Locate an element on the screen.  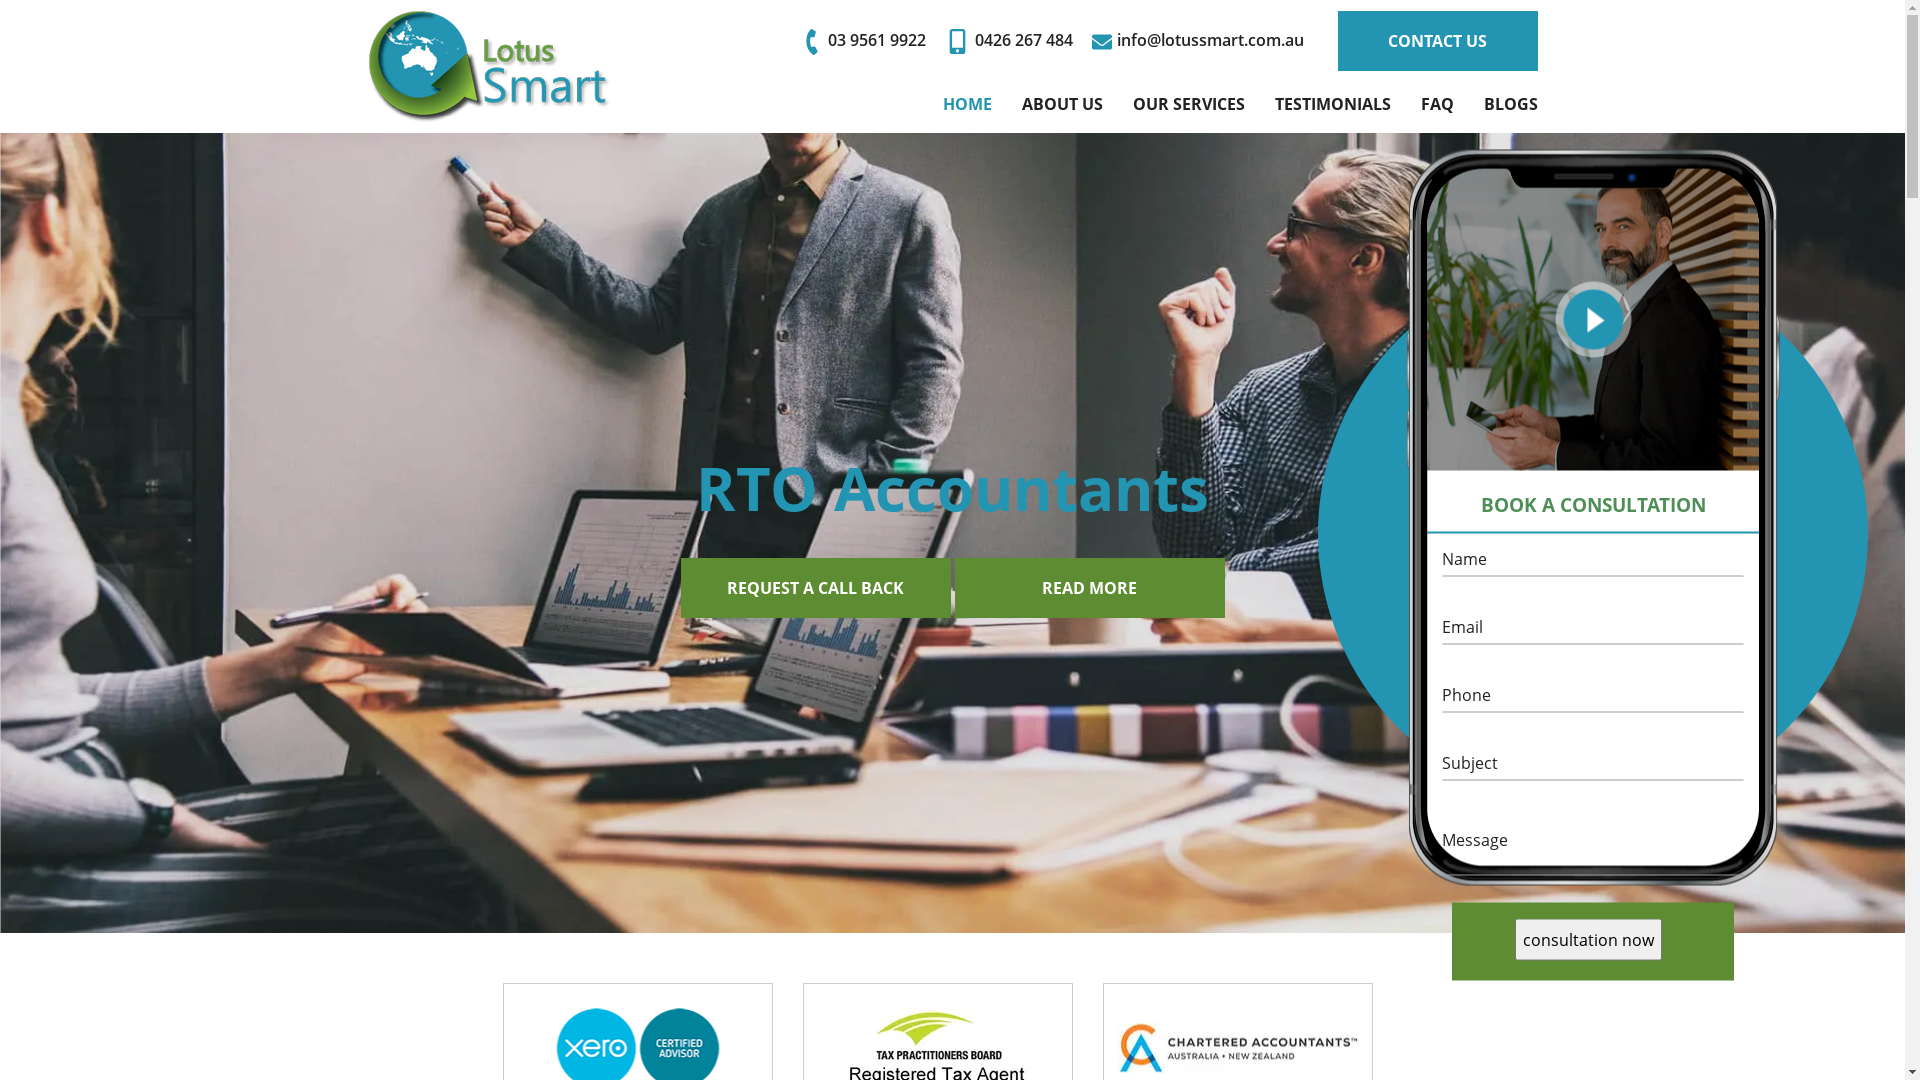
'OUR SERVICES' is located at coordinates (1188, 104).